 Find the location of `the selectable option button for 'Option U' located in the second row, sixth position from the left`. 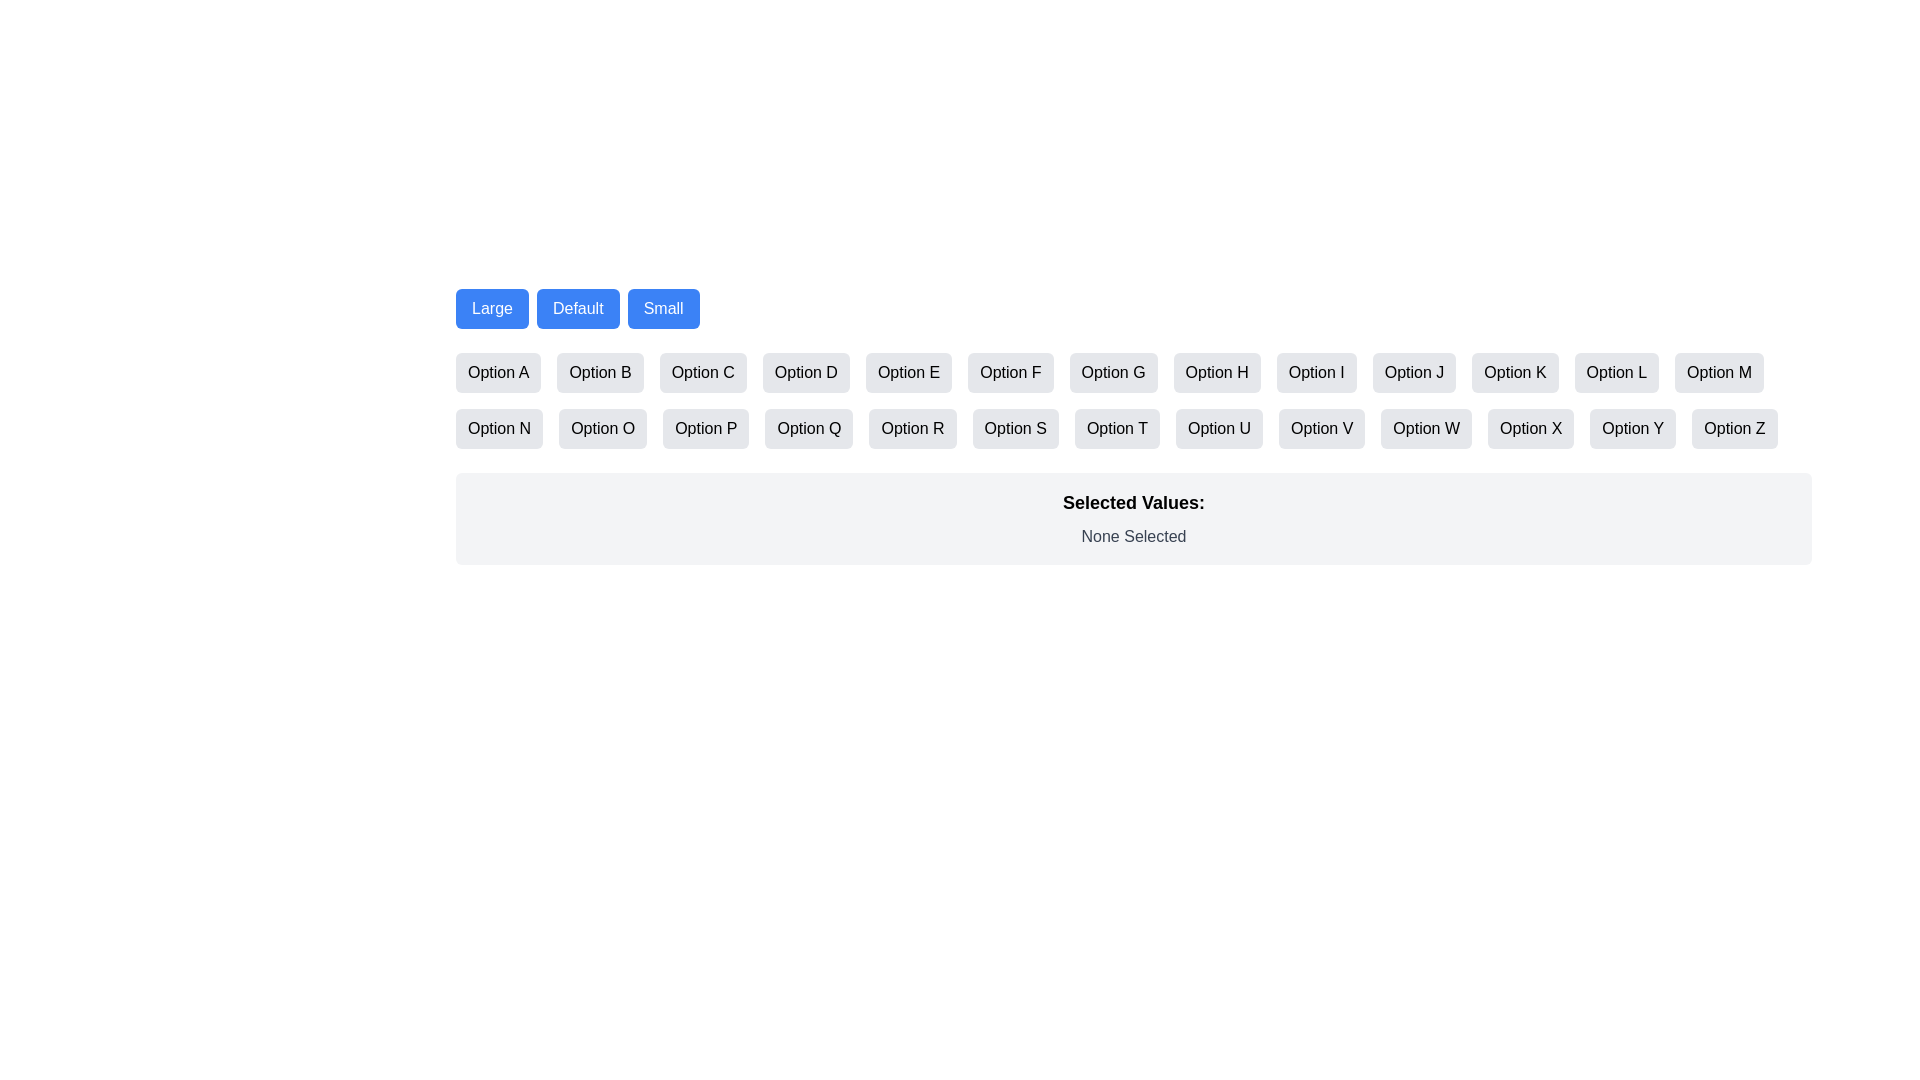

the selectable option button for 'Option U' located in the second row, sixth position from the left is located at coordinates (1218, 427).